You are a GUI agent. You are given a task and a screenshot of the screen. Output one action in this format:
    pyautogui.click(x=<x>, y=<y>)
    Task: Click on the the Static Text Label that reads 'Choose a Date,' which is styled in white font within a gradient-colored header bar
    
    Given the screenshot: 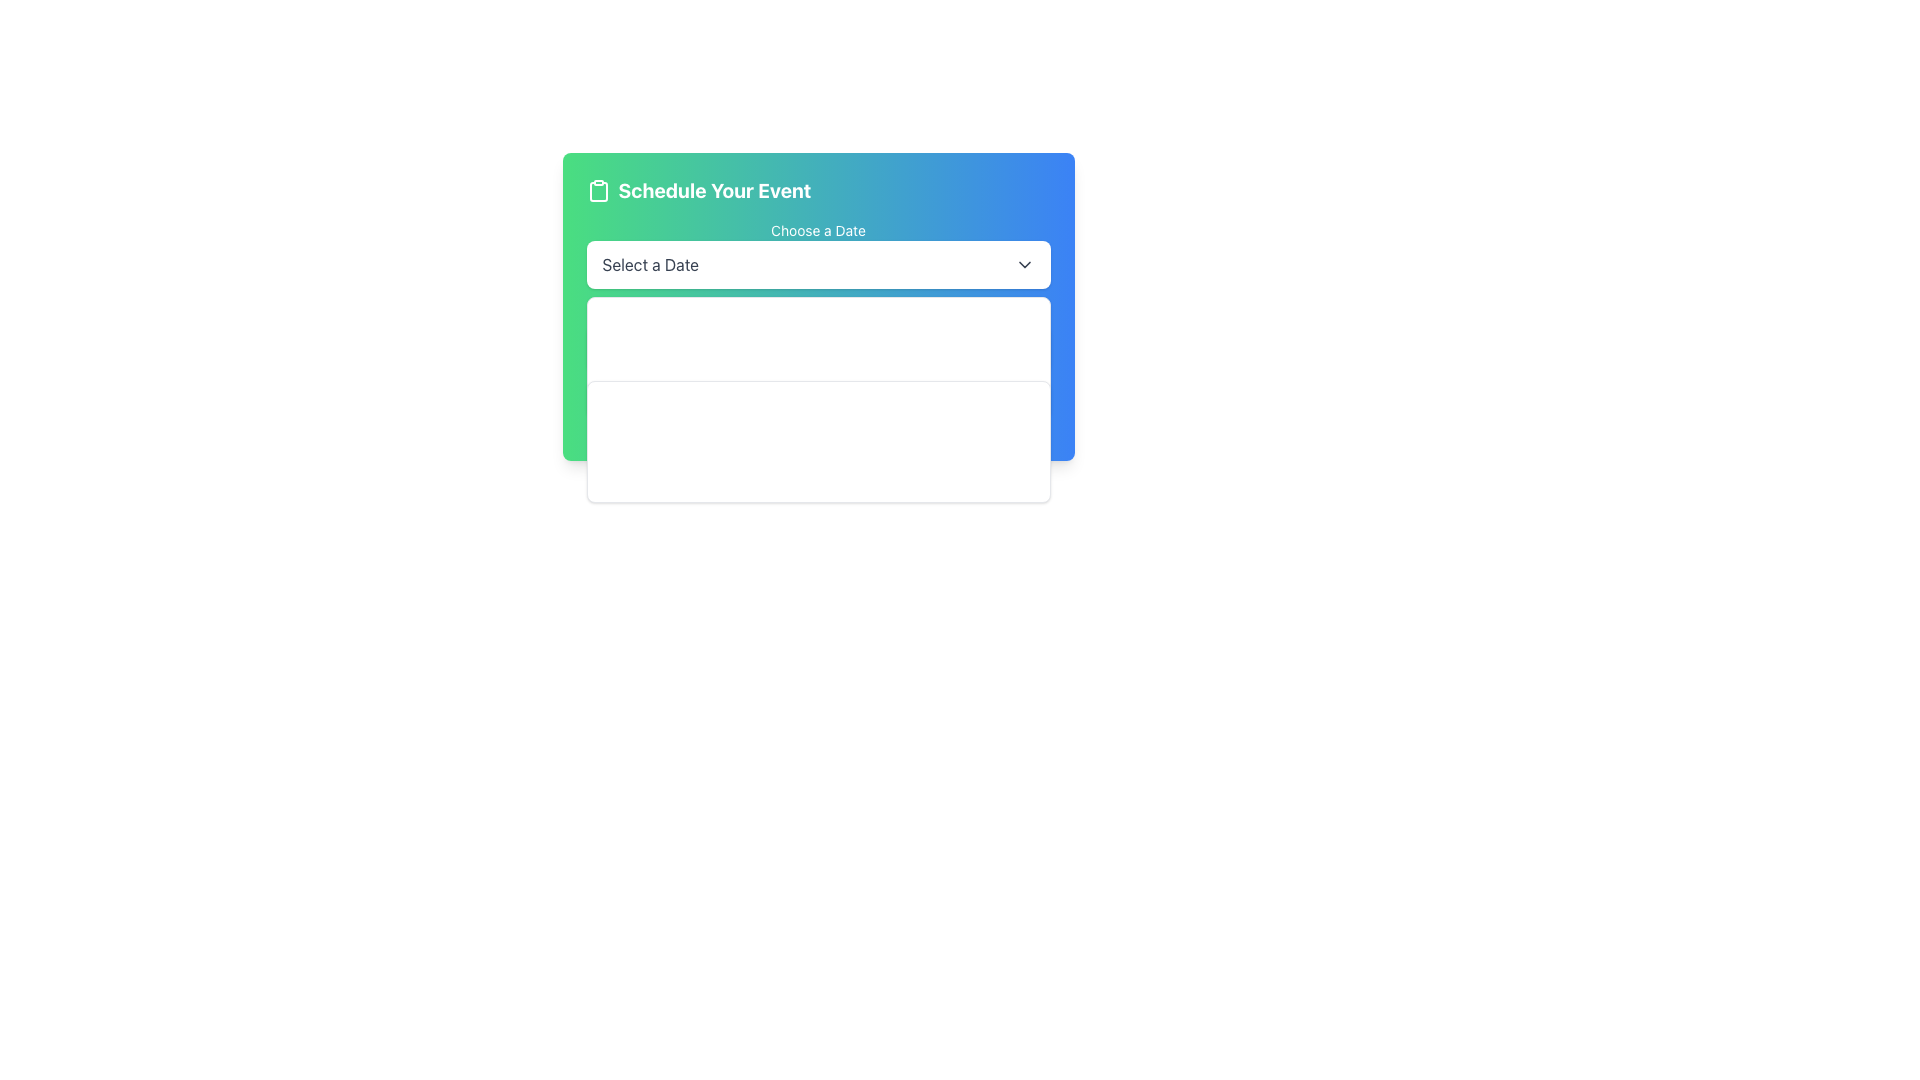 What is the action you would take?
    pyautogui.click(x=818, y=230)
    